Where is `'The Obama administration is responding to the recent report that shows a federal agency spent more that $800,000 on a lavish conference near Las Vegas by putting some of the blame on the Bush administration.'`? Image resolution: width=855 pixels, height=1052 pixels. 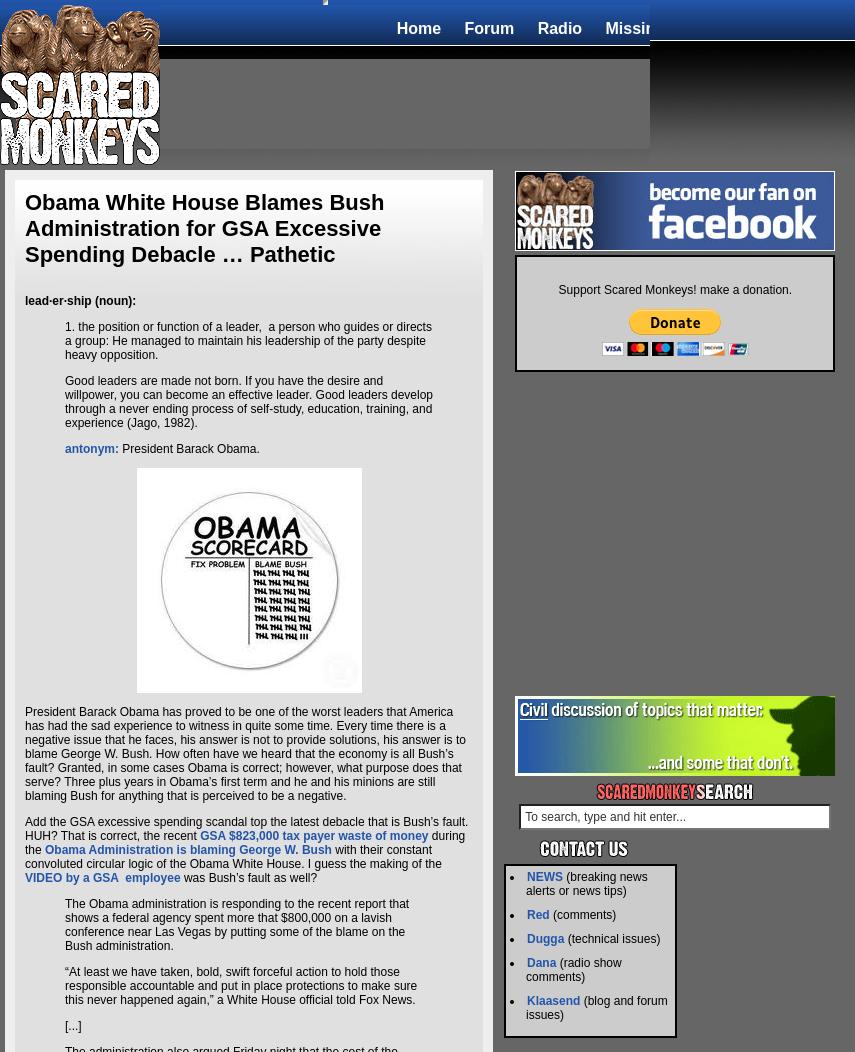
'The Obama administration is responding to the recent report that shows a federal agency spent more that $800,000 on a lavish conference near Las Vegas by putting some of the blame on the Bush administration.' is located at coordinates (63, 924).